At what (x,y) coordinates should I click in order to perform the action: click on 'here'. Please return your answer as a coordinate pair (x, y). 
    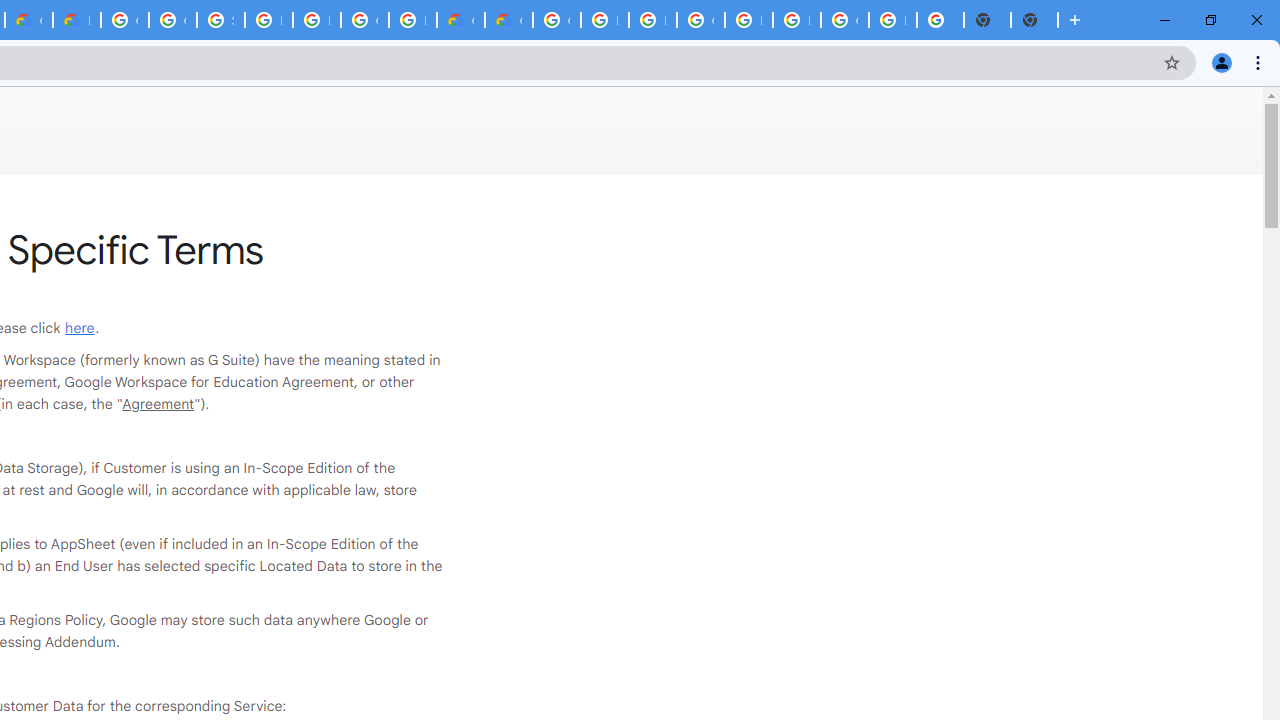
    Looking at the image, I should click on (80, 326).